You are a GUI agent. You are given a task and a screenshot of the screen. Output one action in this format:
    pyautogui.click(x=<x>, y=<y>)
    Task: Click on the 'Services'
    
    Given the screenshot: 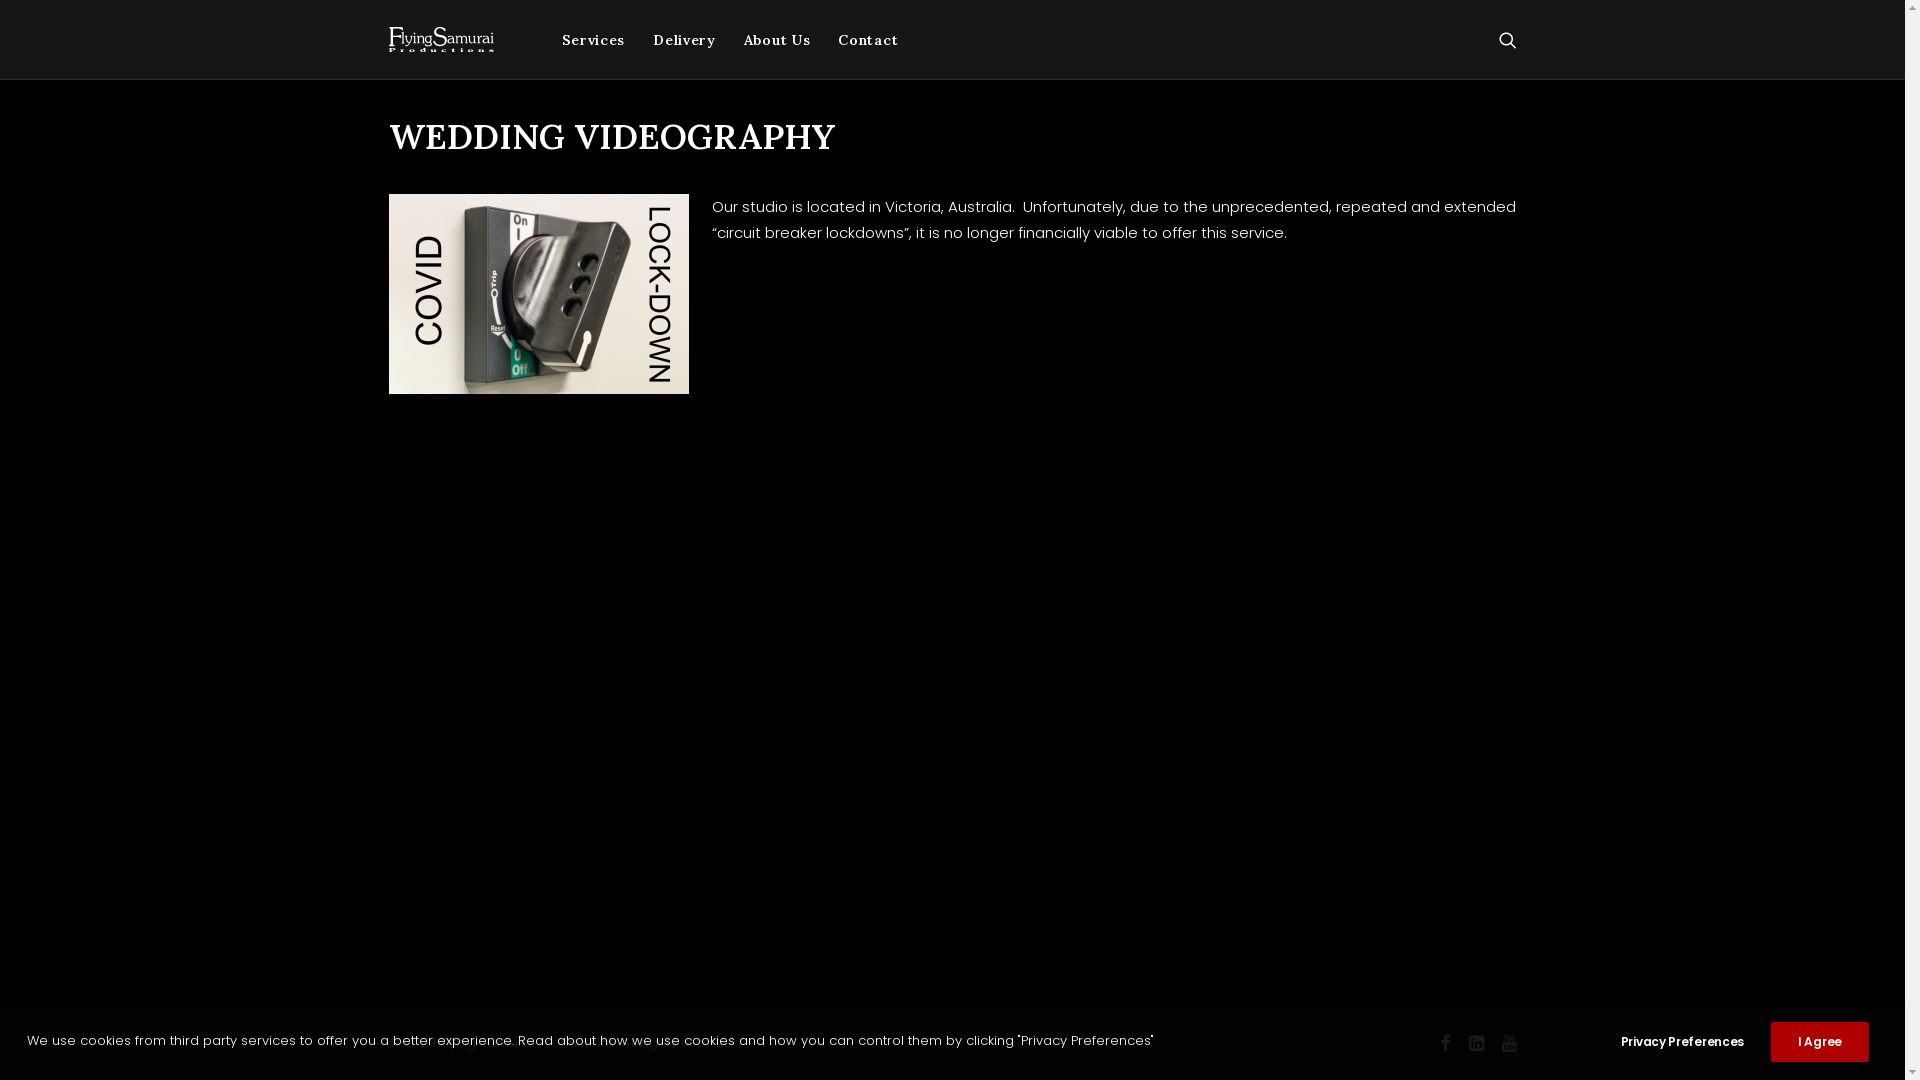 What is the action you would take?
    pyautogui.click(x=593, y=39)
    